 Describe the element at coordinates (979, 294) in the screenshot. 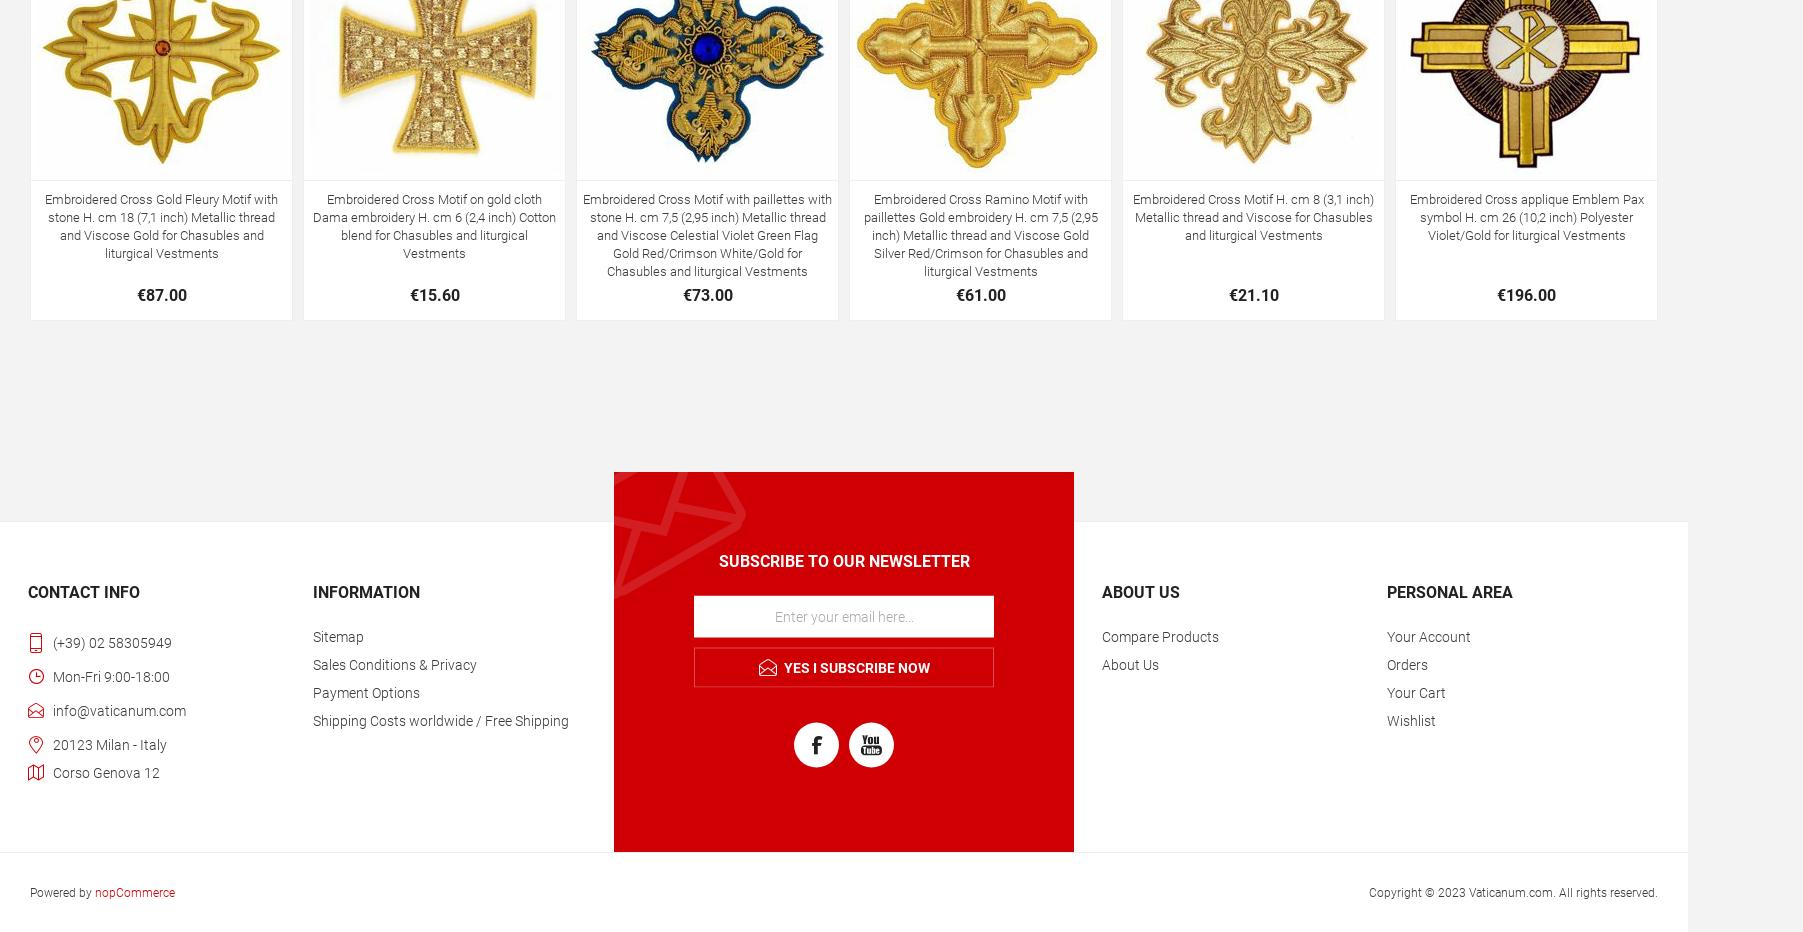

I see `'€61.00'` at that location.